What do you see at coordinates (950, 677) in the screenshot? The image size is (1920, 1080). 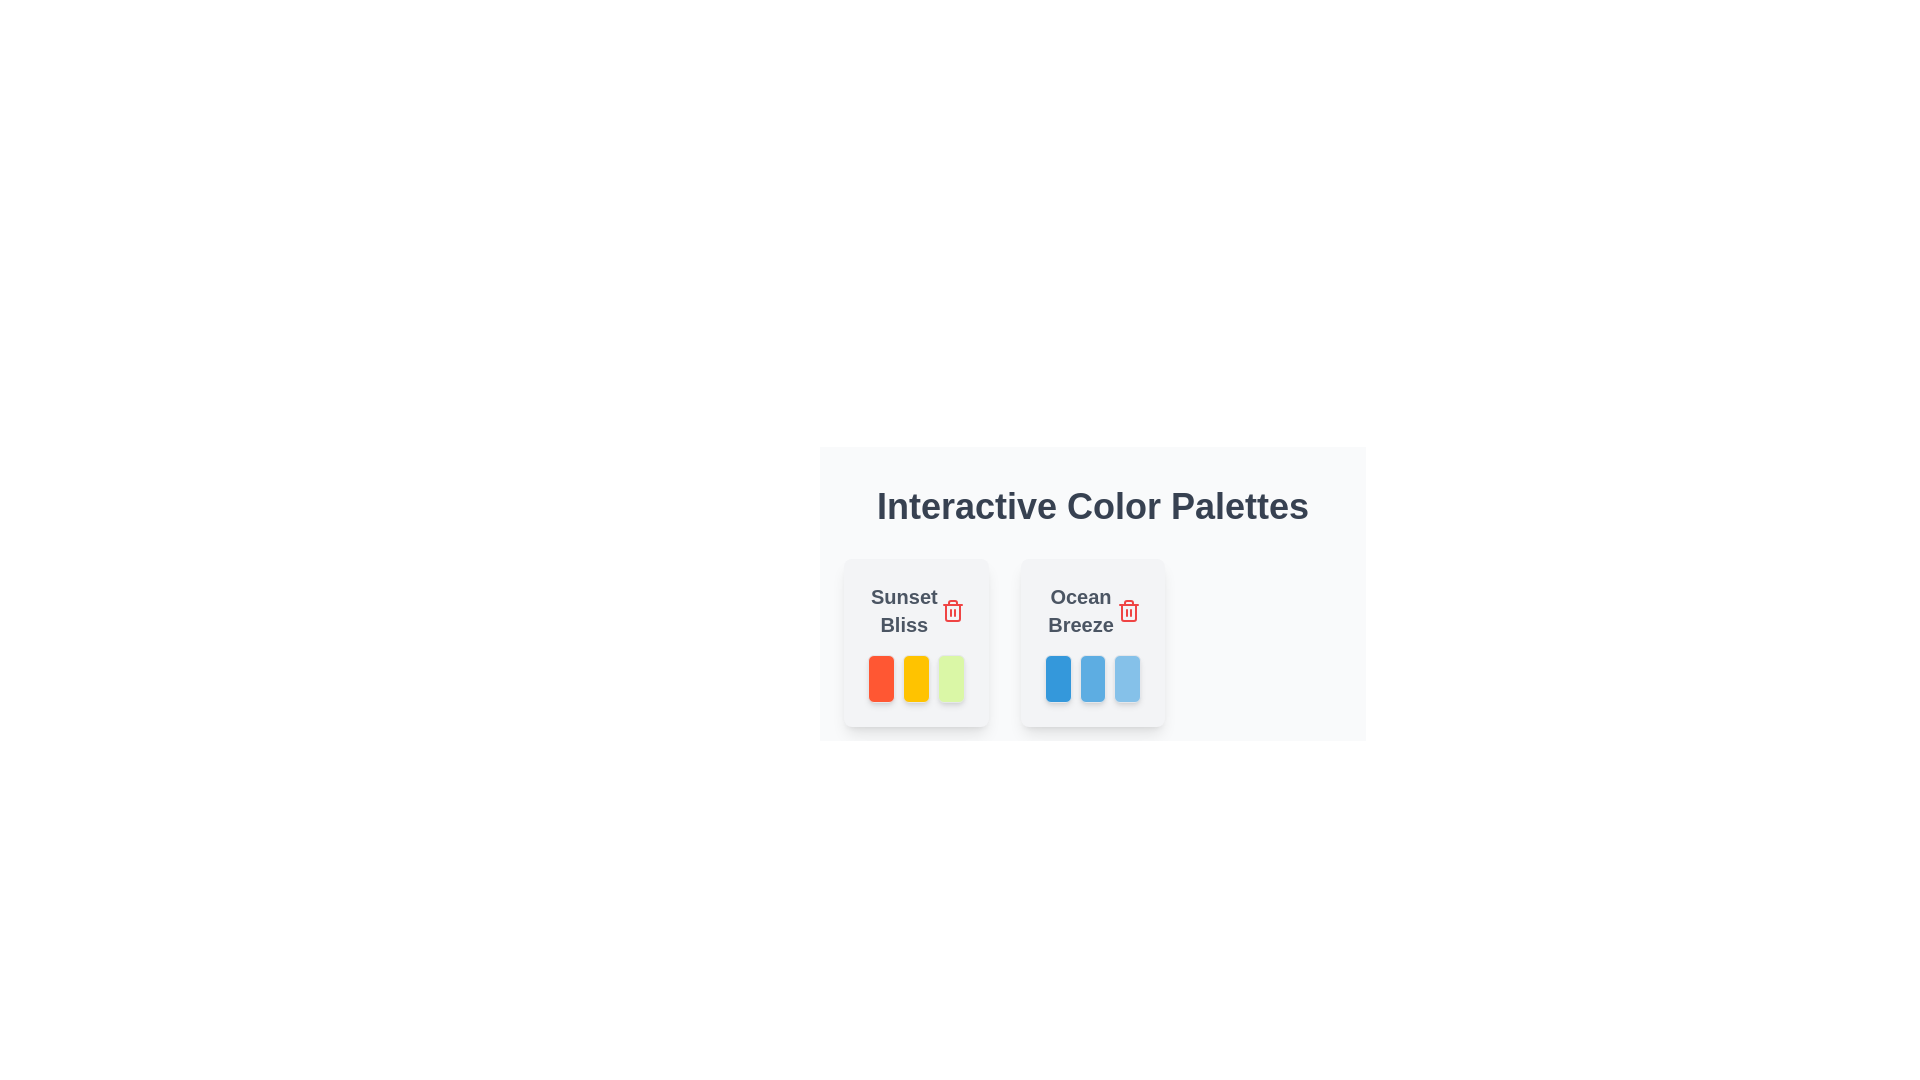 I see `the third light green color indicator tile in the 'Sunset Bliss' box, which is a rectangular tile with rounded borders` at bounding box center [950, 677].